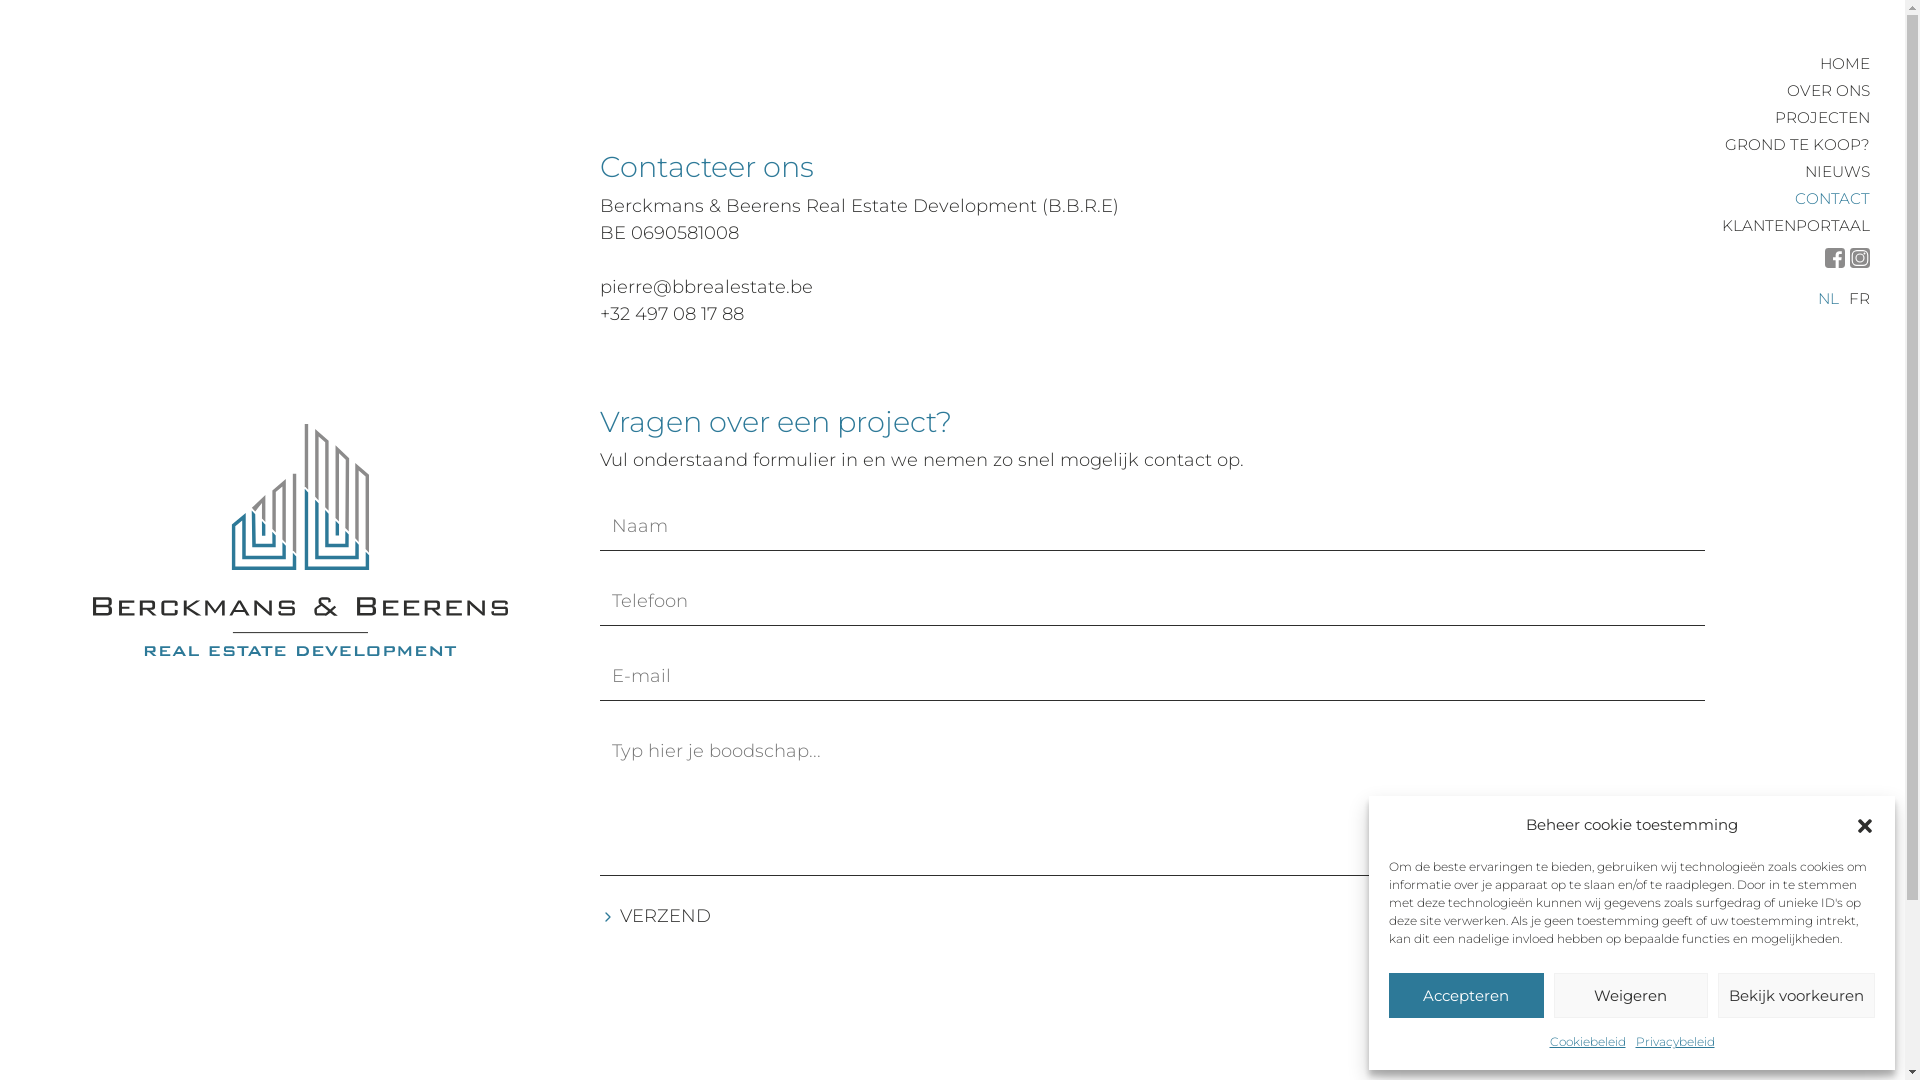 The width and height of the screenshot is (1920, 1080). Describe the element at coordinates (672, 313) in the screenshot. I see `'+32 497 08 17 88'` at that location.